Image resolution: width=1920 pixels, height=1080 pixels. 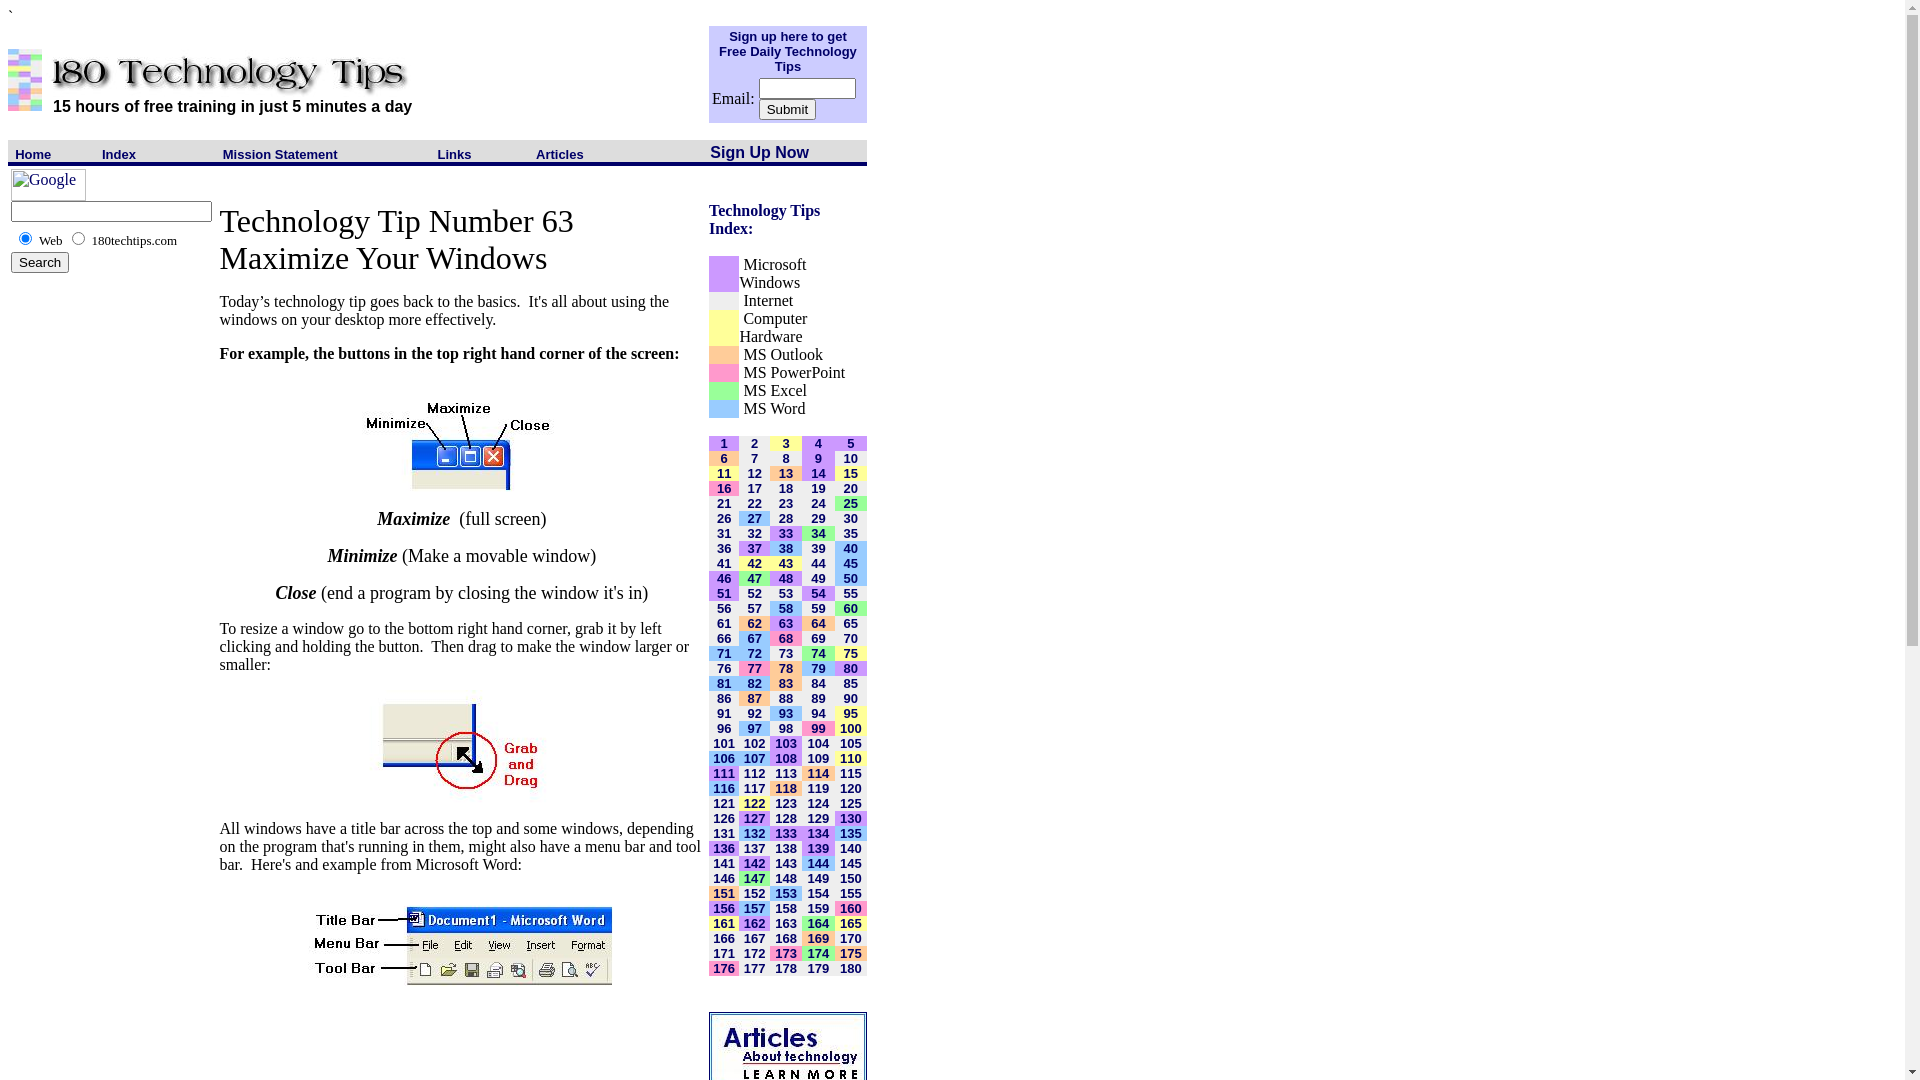 I want to click on '113', so click(x=785, y=771).